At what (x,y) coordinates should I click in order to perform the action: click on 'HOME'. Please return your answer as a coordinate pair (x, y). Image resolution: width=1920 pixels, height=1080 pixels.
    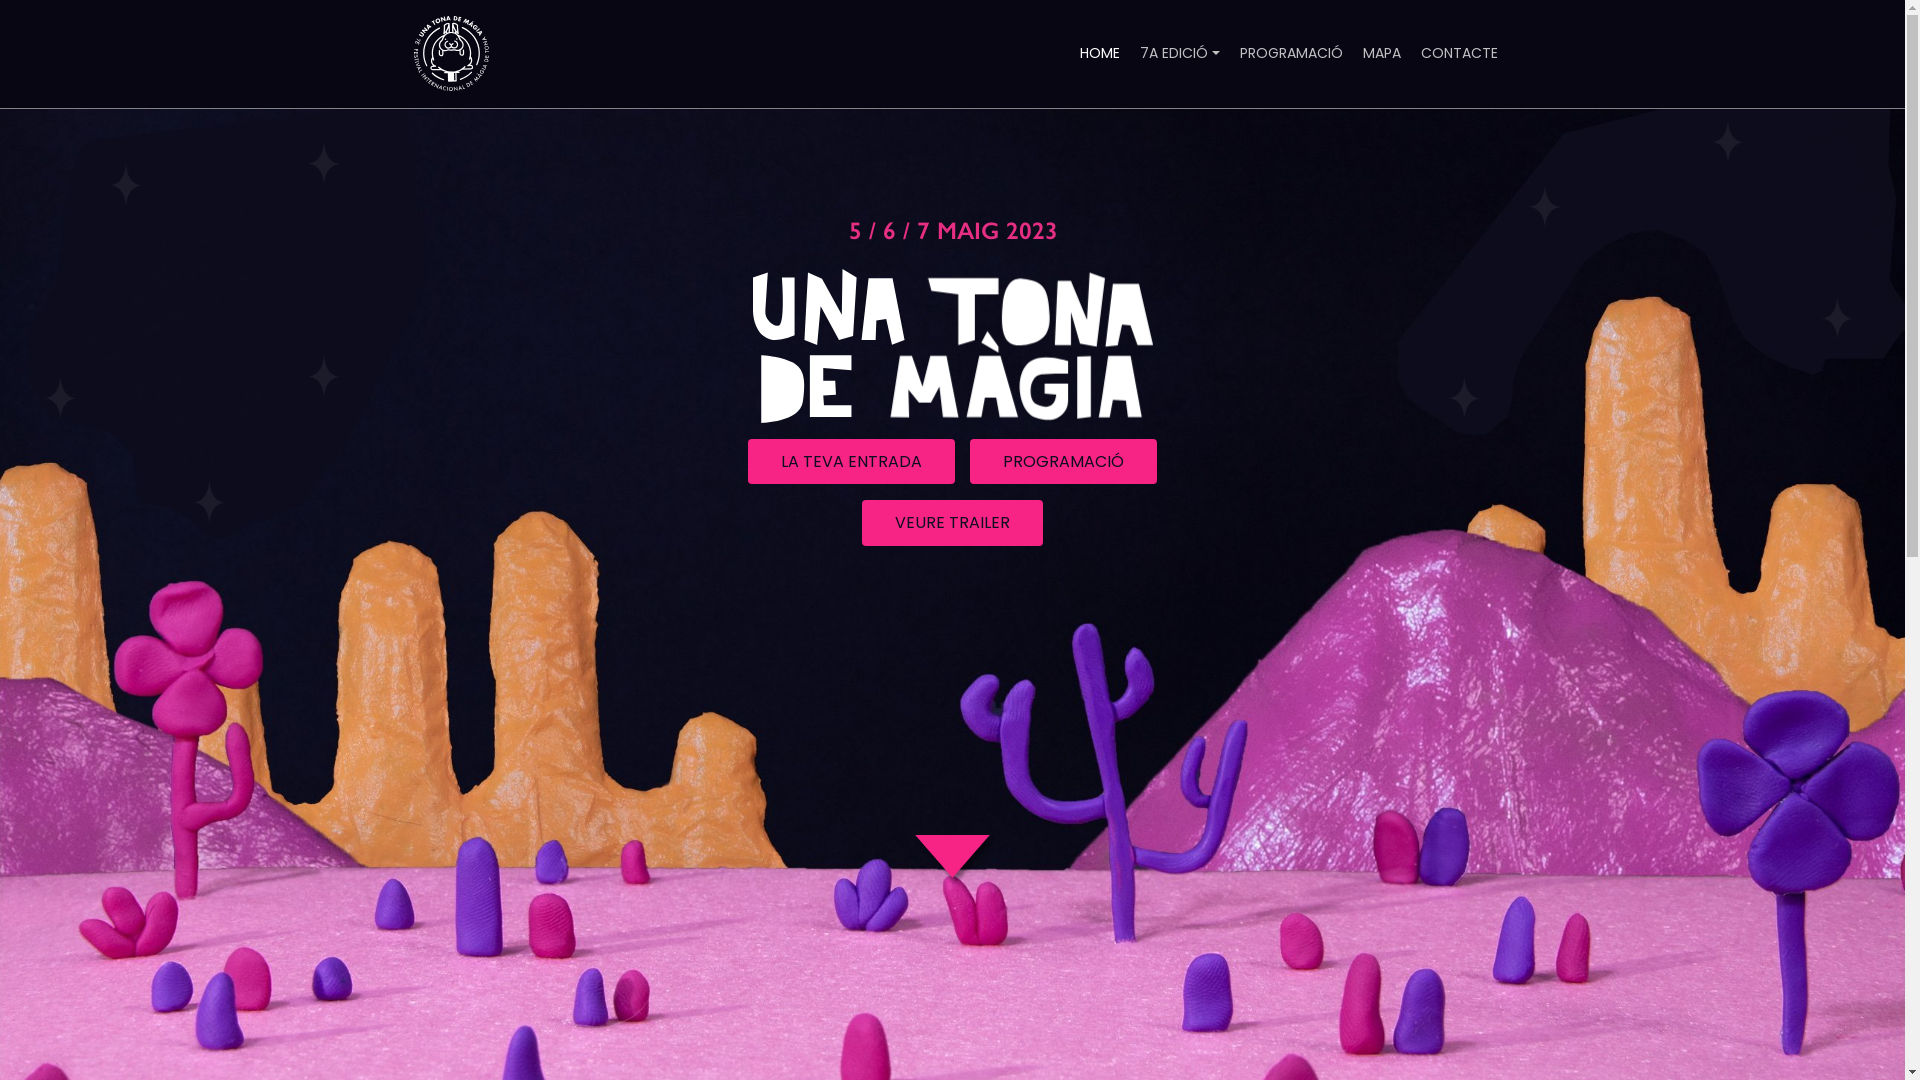
    Looking at the image, I should click on (1098, 52).